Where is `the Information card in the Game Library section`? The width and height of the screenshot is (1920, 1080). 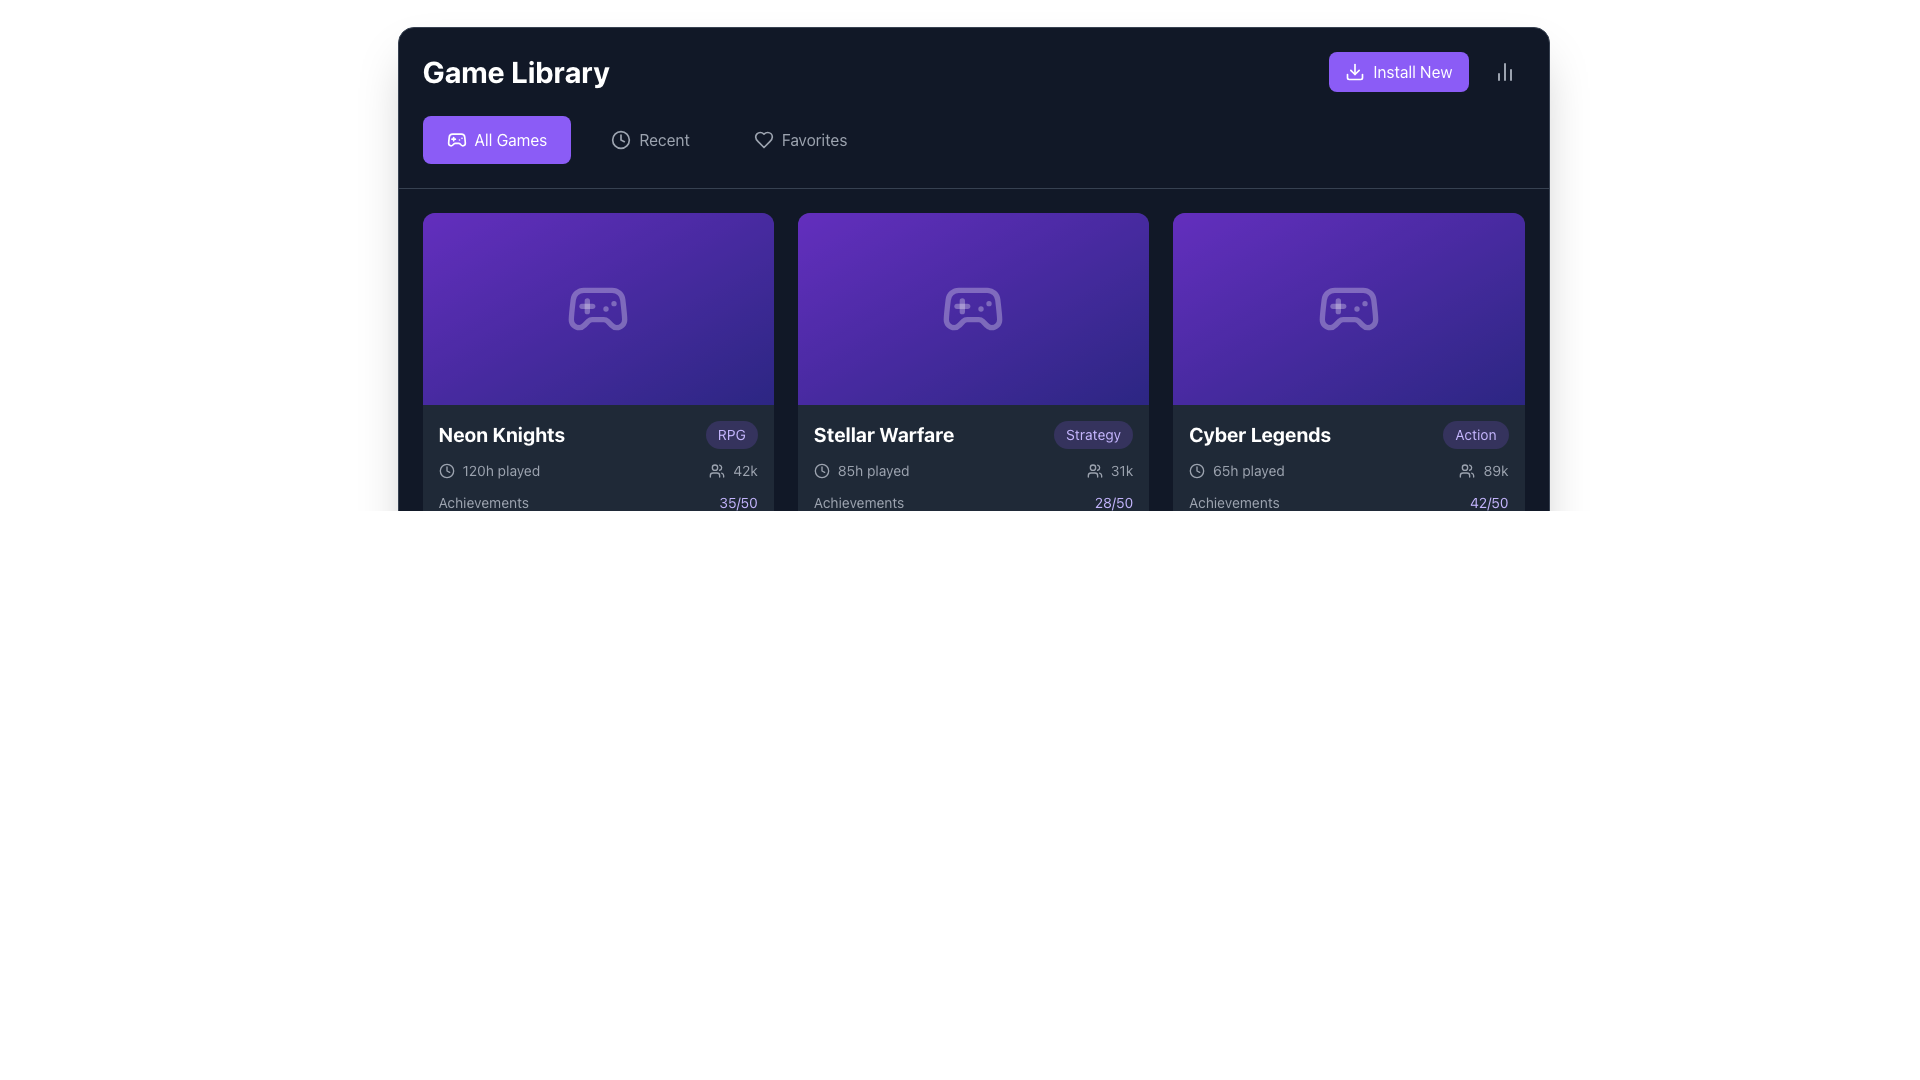 the Information card in the Game Library section is located at coordinates (597, 378).